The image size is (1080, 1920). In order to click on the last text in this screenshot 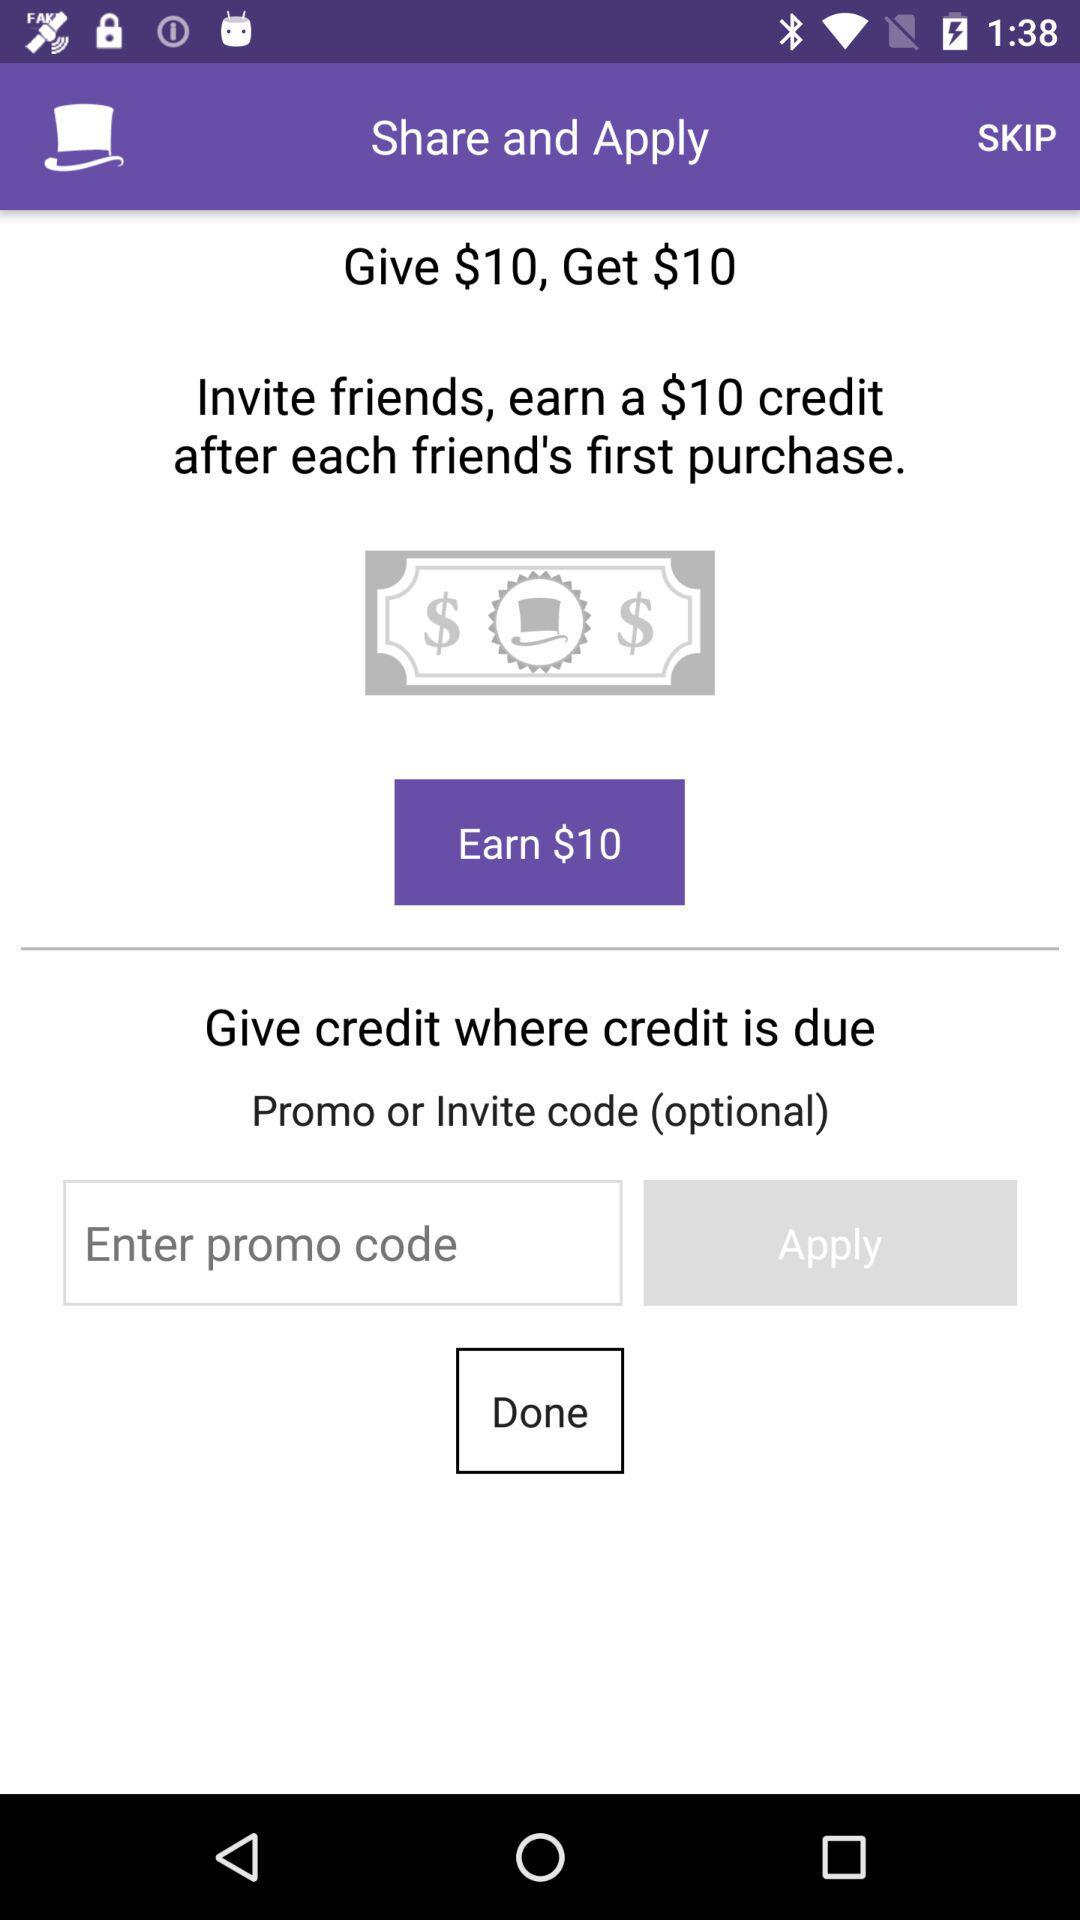, I will do `click(540, 1410)`.